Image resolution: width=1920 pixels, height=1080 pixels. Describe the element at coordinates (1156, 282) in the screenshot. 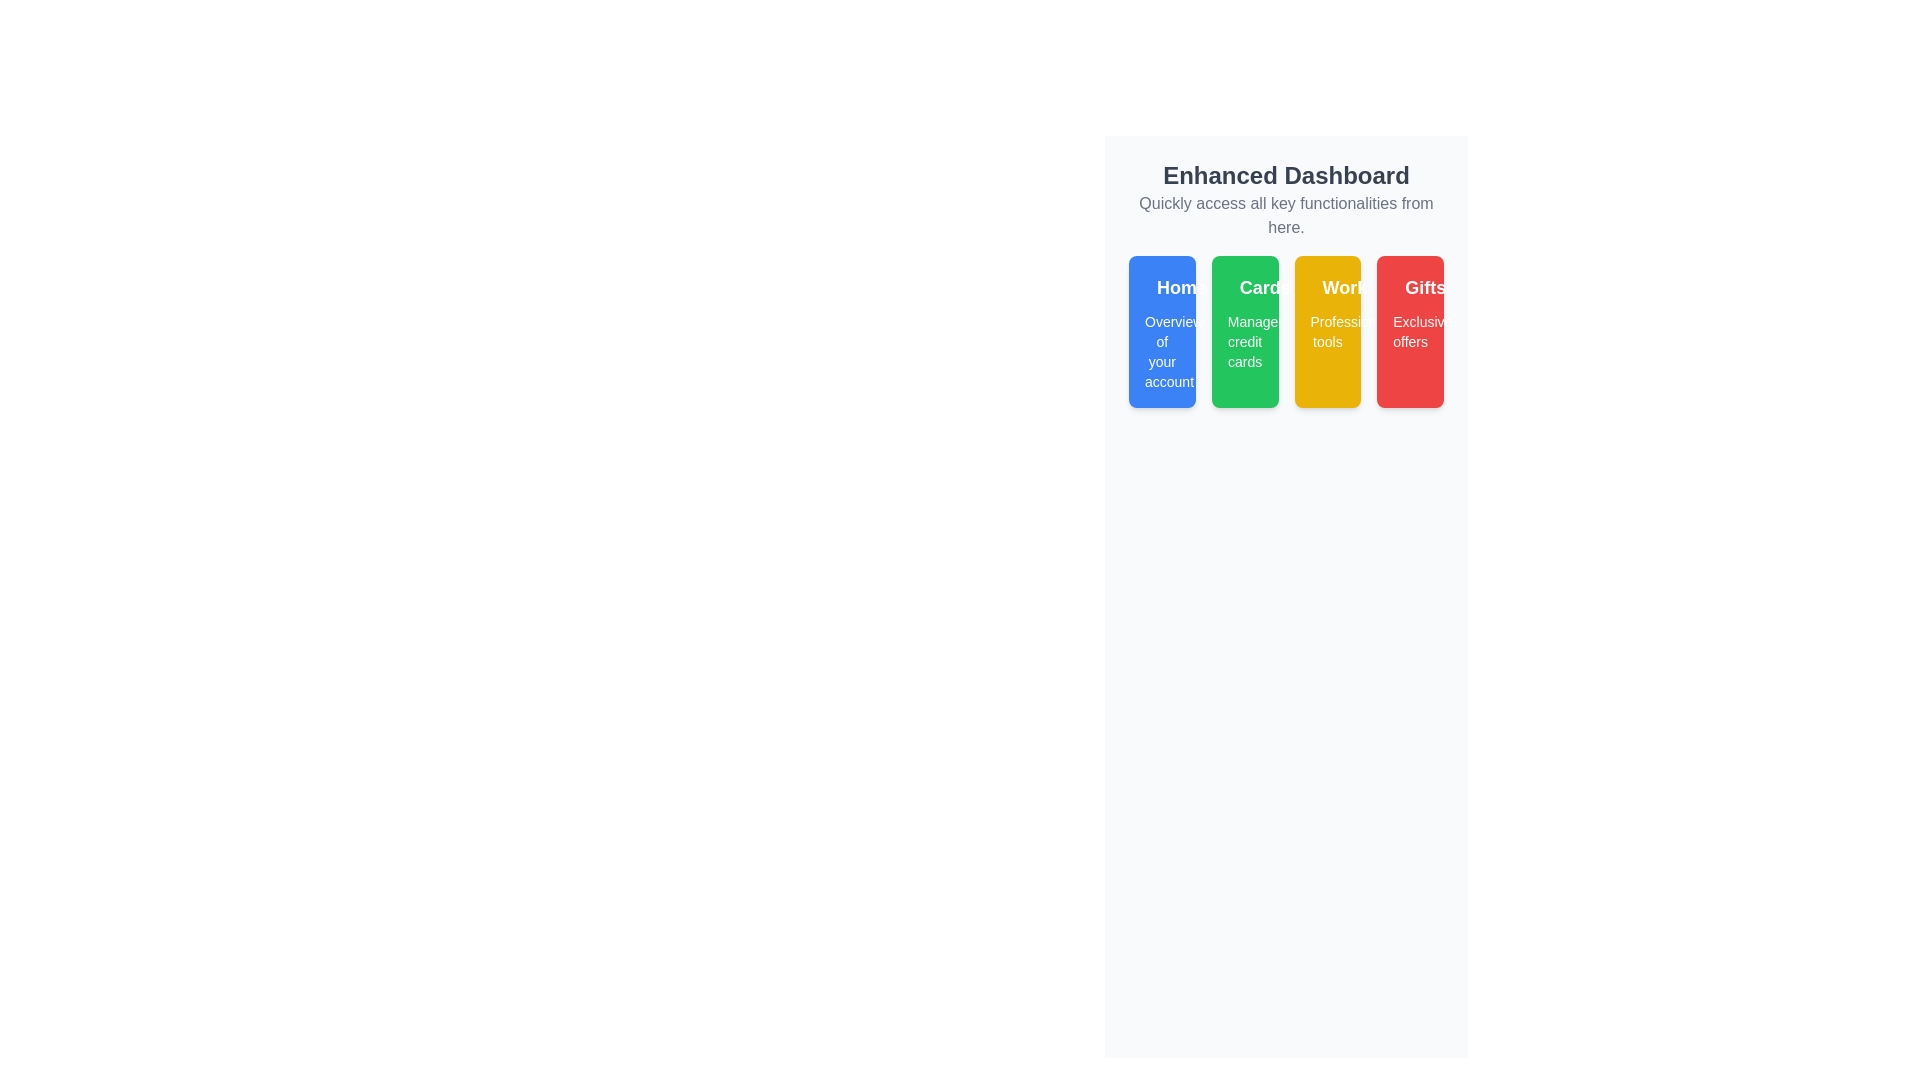

I see `the minimalist house icon located in the blue 'Home' button beneath the 'Enhanced Dashboard' title` at that location.